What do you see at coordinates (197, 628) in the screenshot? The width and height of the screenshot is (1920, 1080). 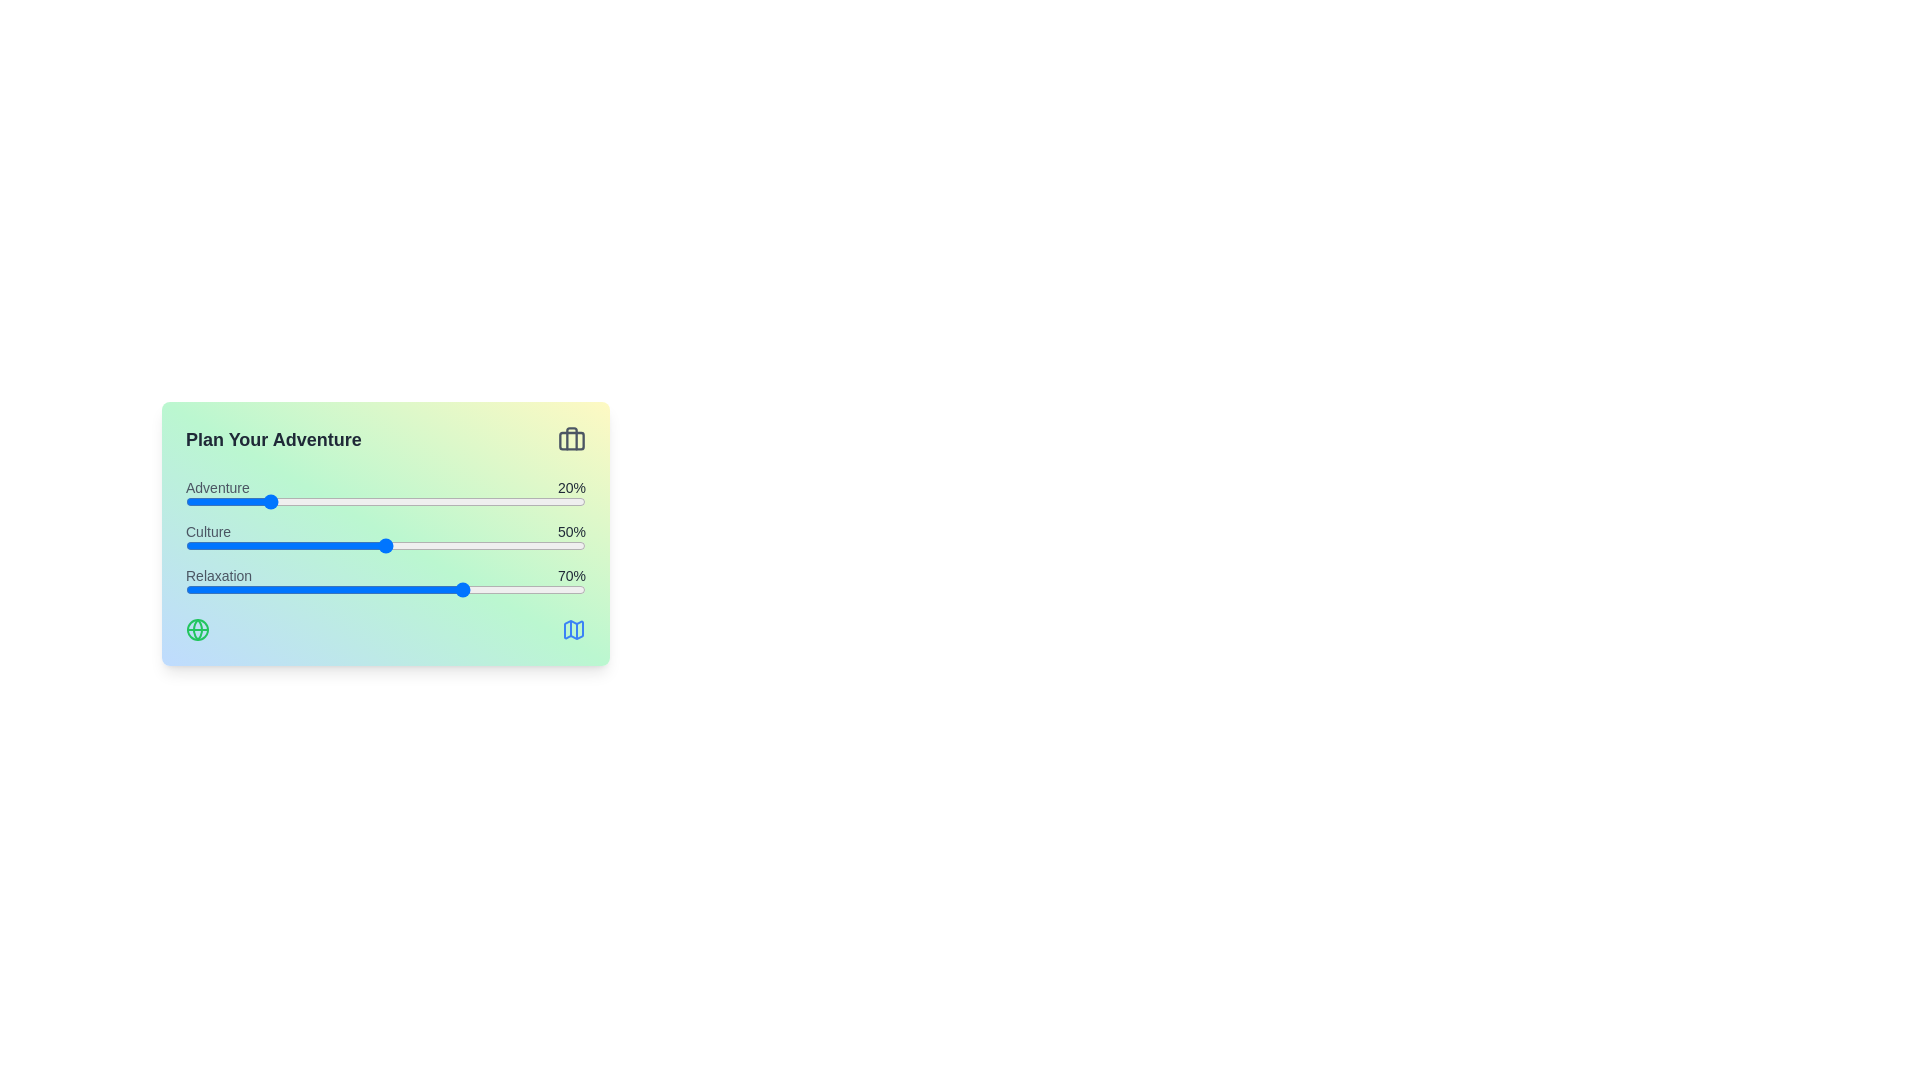 I see `the 'Globe' icon in the bottom-left corner of the component` at bounding box center [197, 628].